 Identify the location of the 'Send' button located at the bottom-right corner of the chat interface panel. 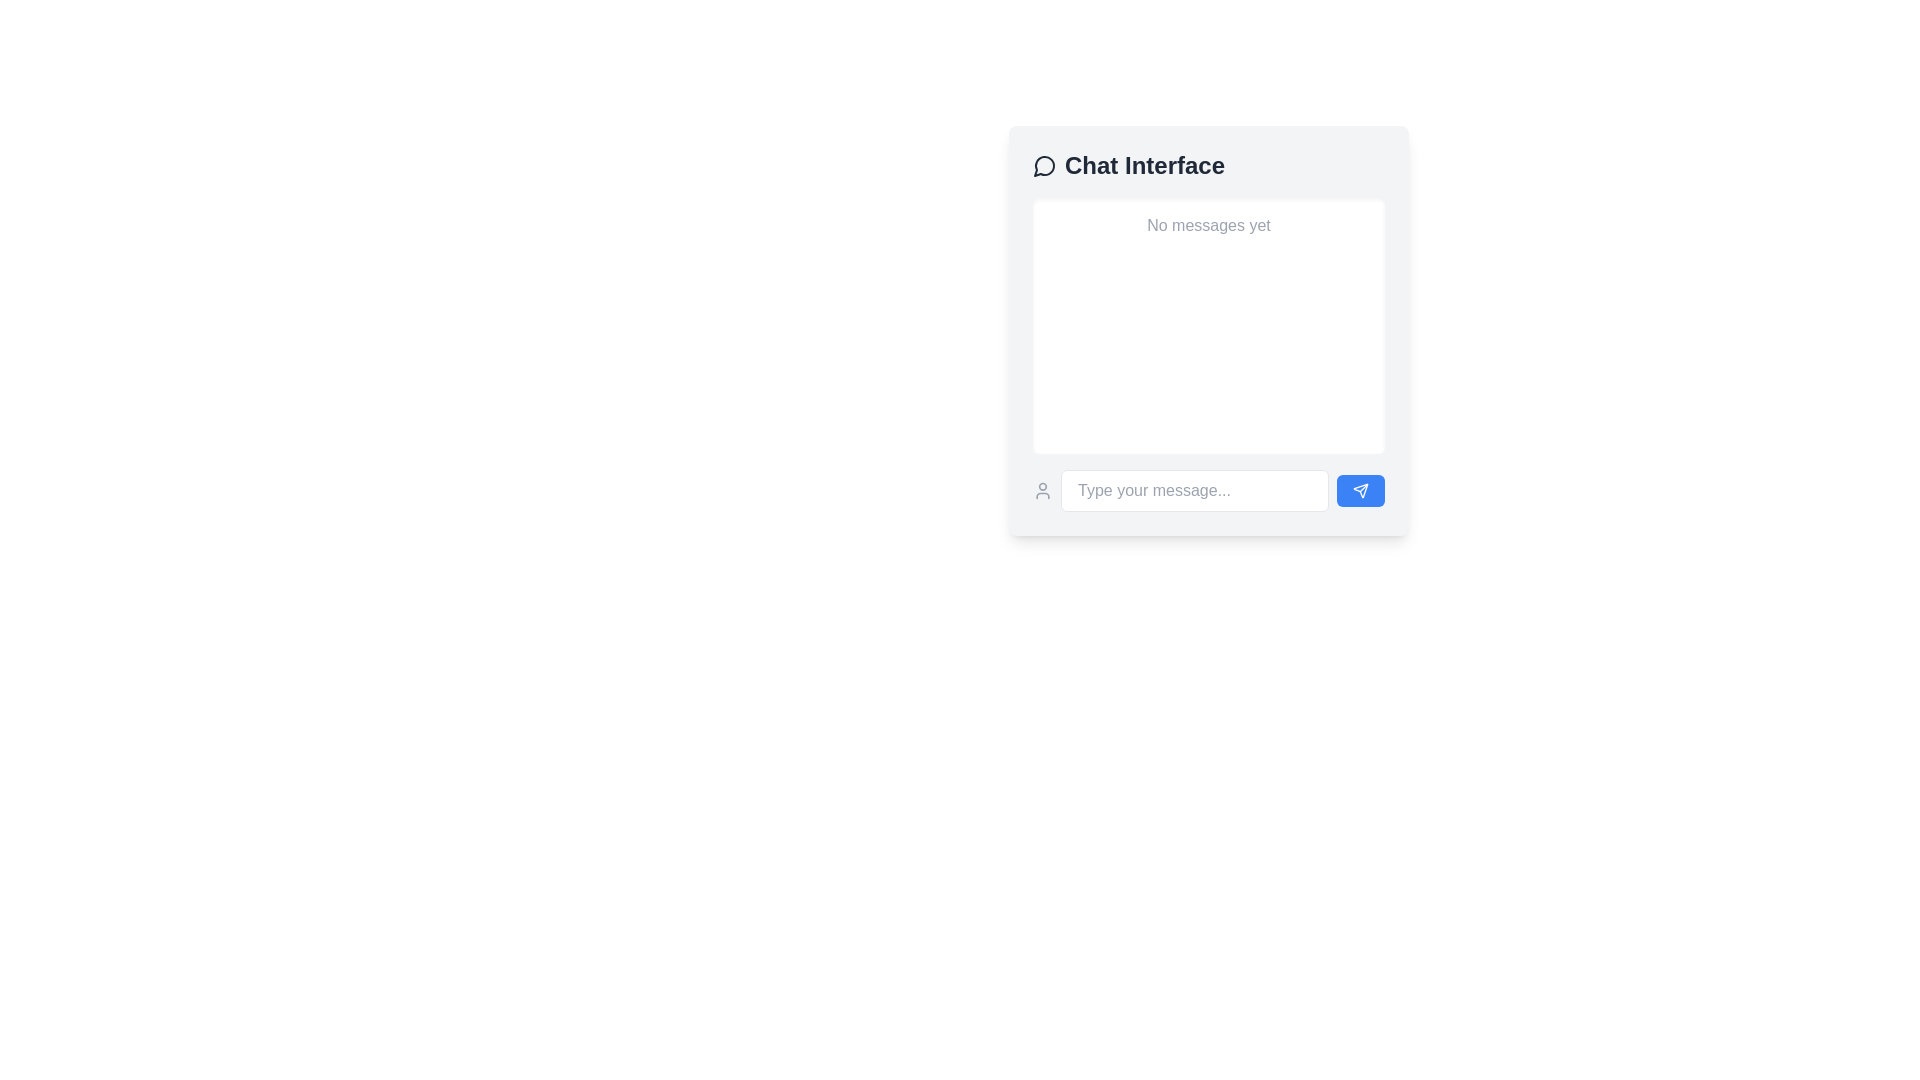
(1360, 490).